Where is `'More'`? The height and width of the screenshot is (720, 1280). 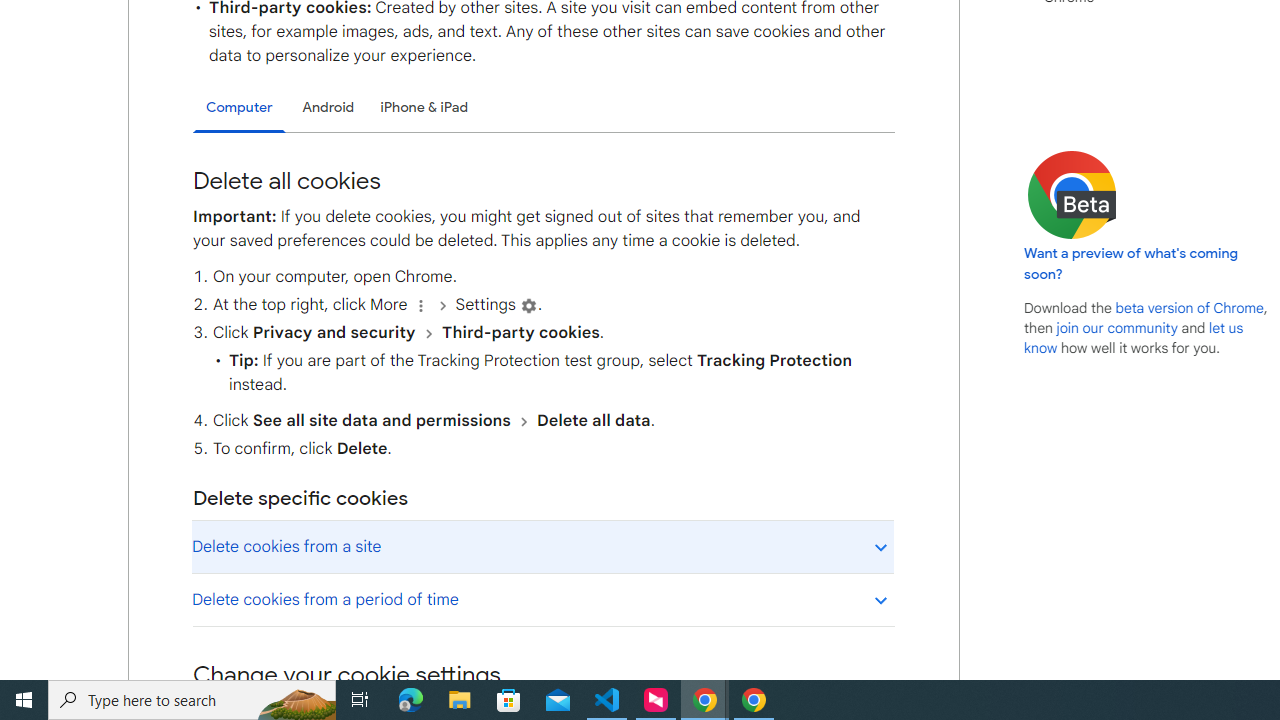
'More' is located at coordinates (419, 305).